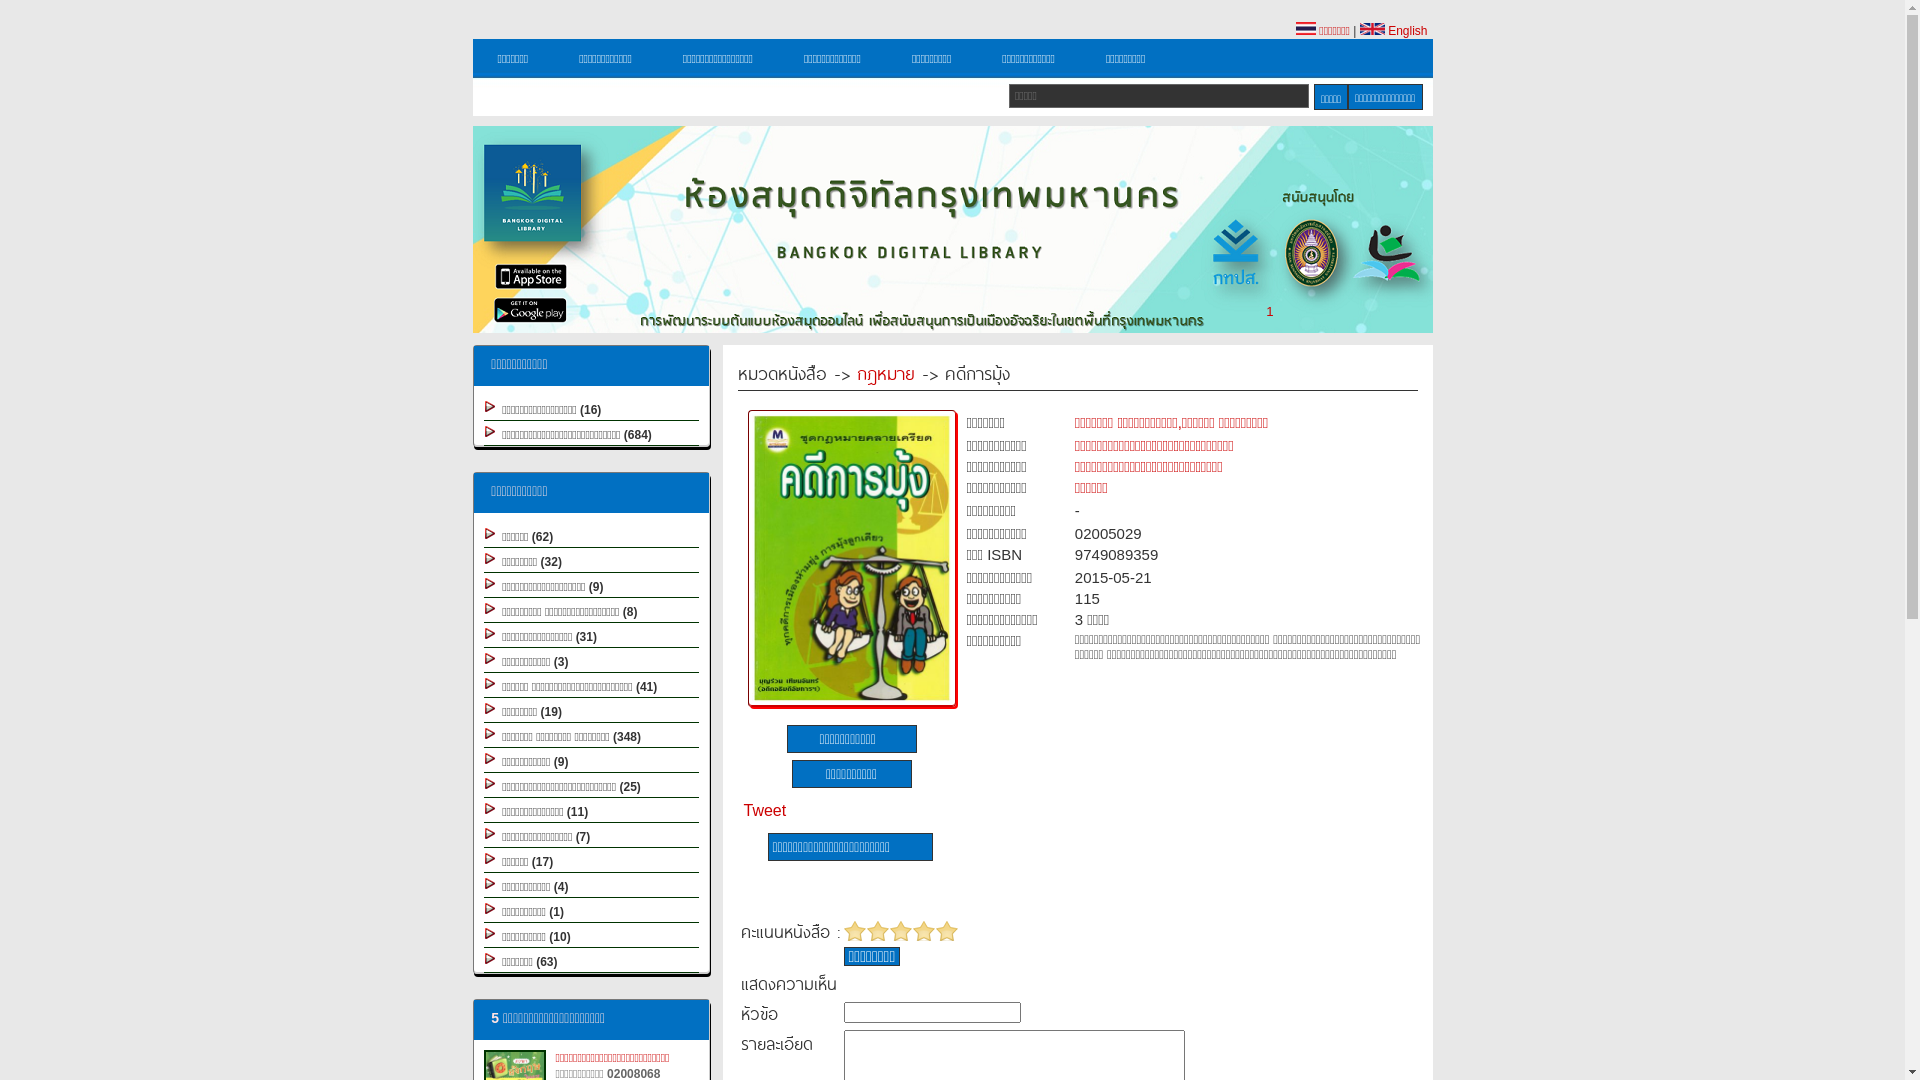  I want to click on 'Search', so click(1314, 96).